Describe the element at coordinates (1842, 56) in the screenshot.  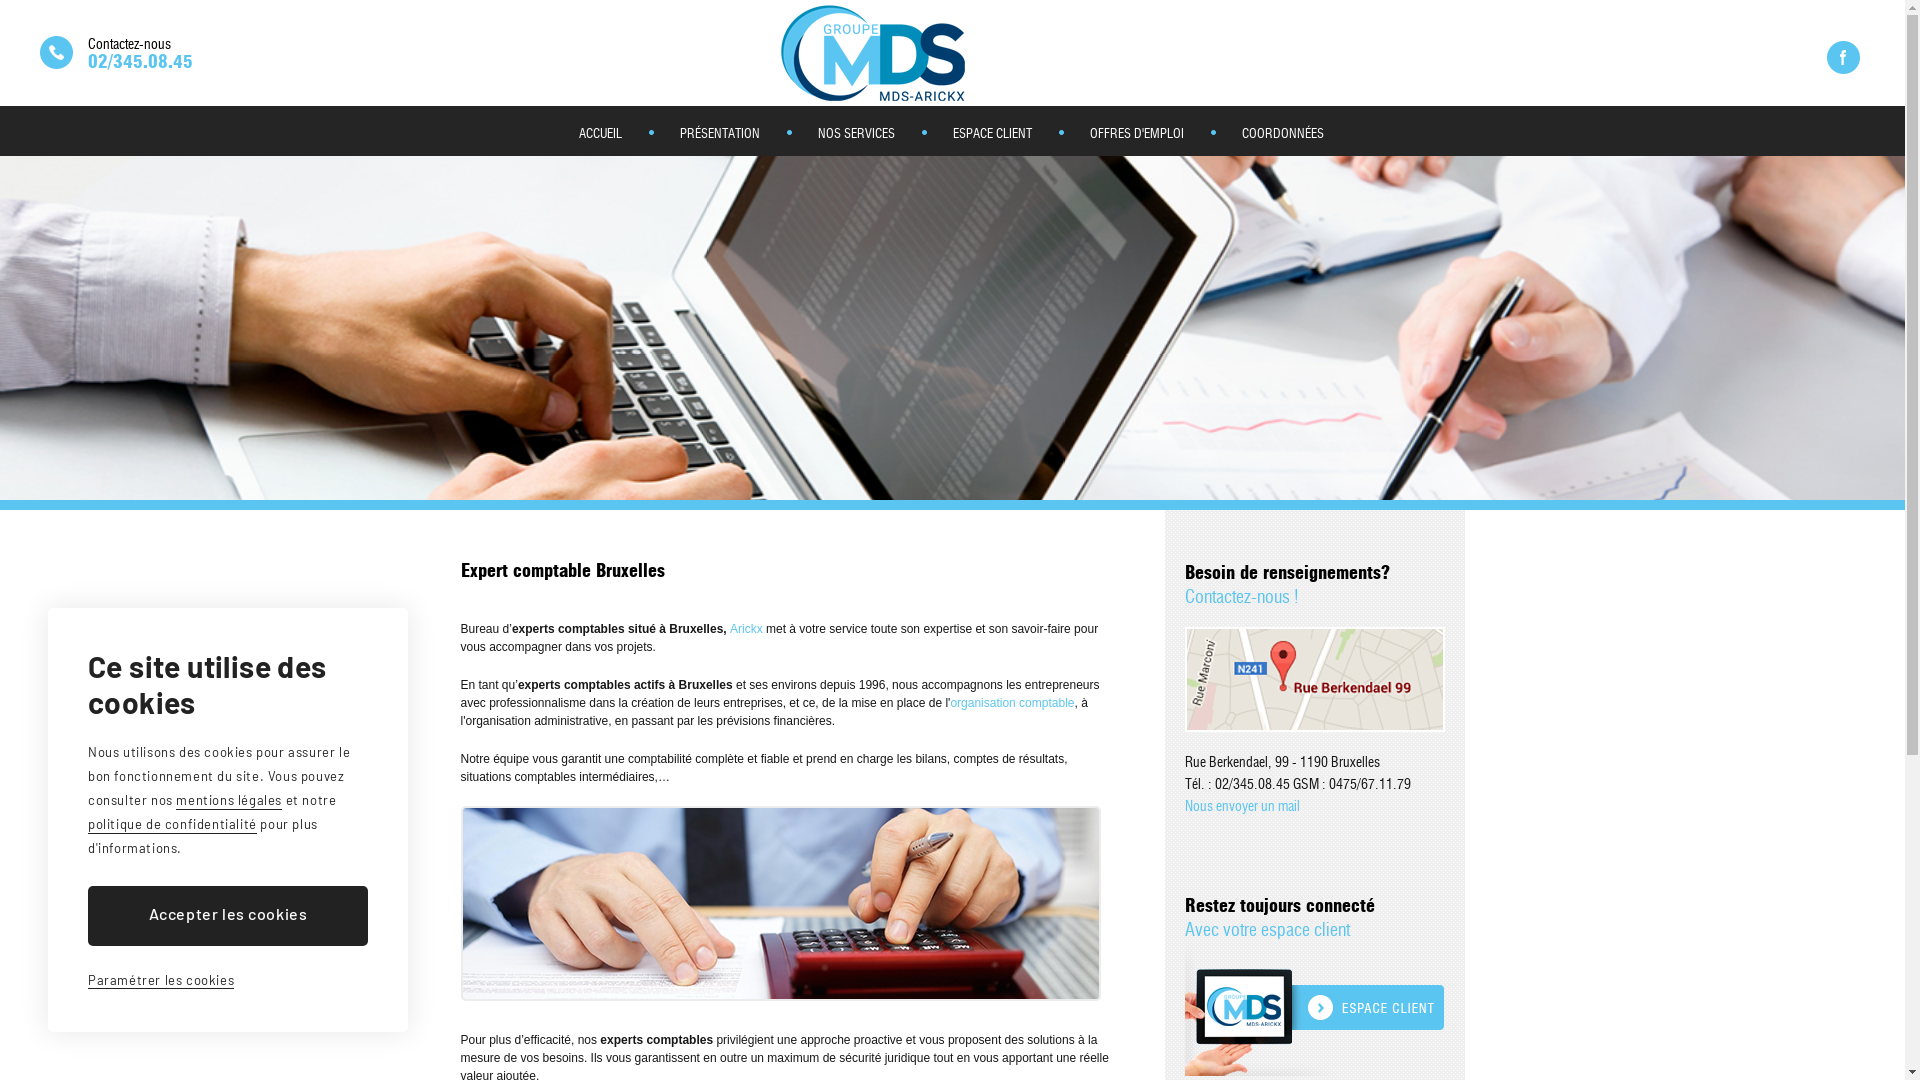
I see `'Rejoignez notre page Facebook'` at that location.